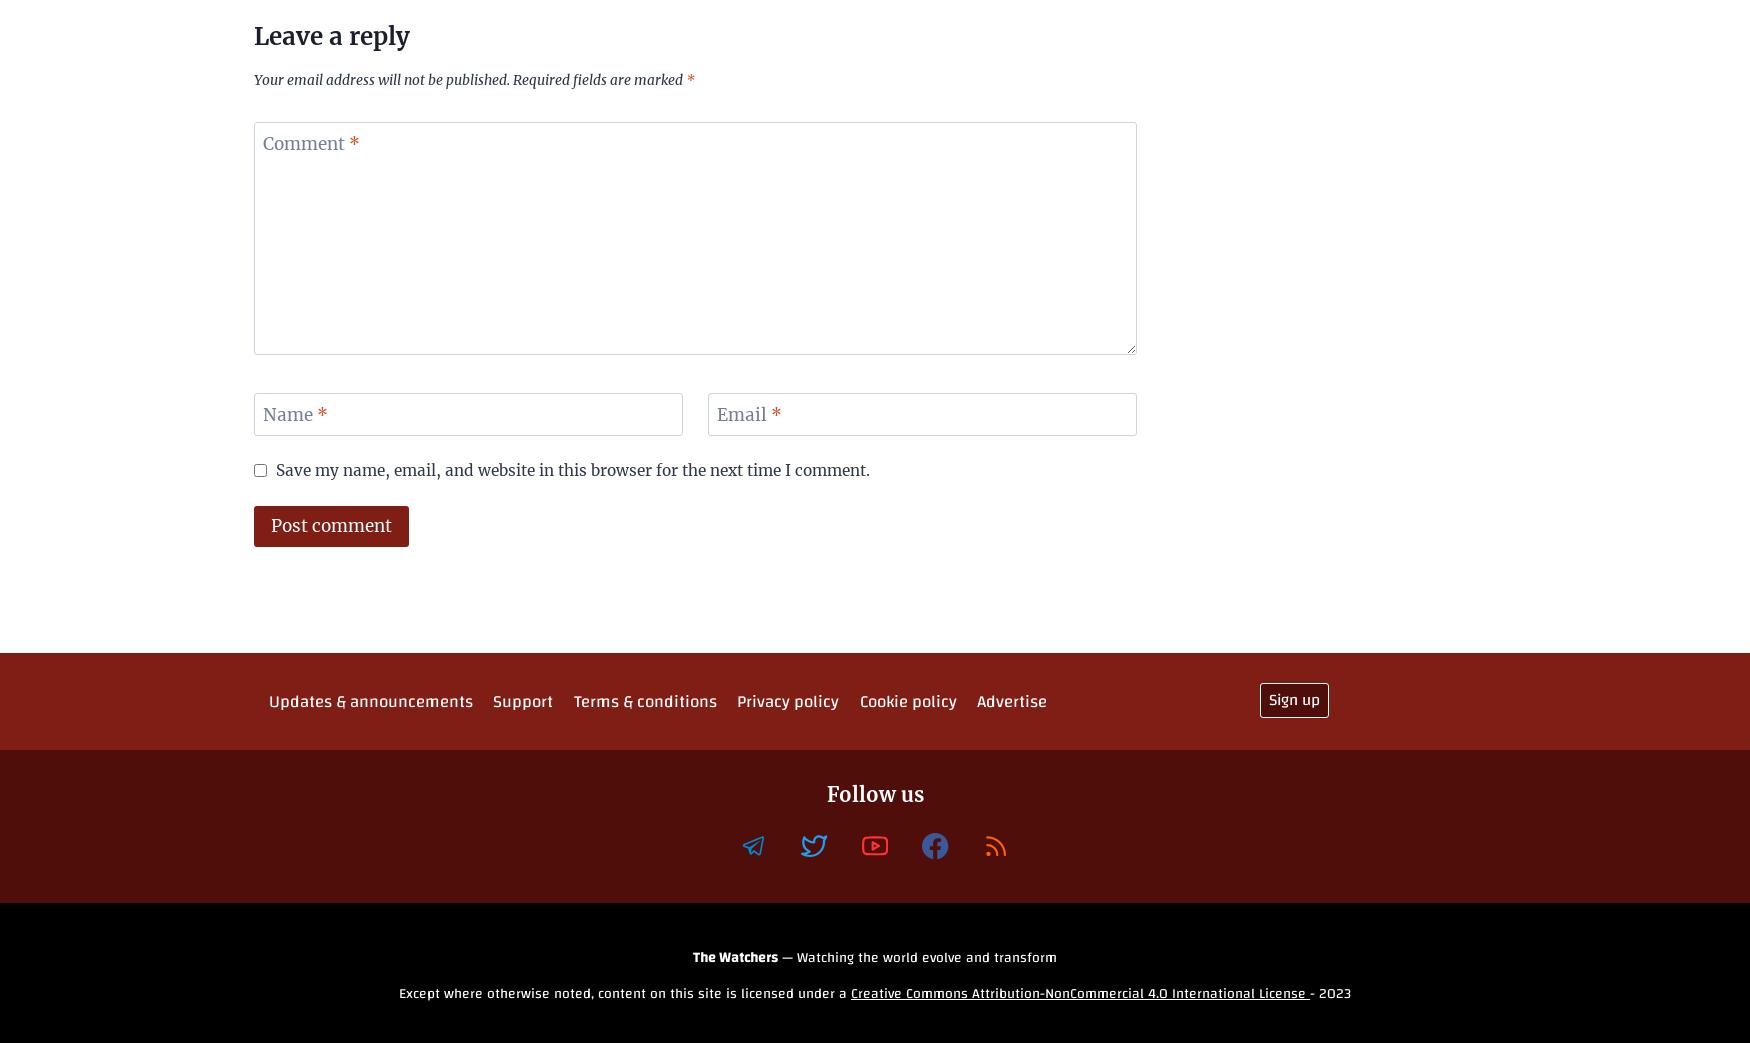  I want to click on '- 2023', so click(1330, 993).